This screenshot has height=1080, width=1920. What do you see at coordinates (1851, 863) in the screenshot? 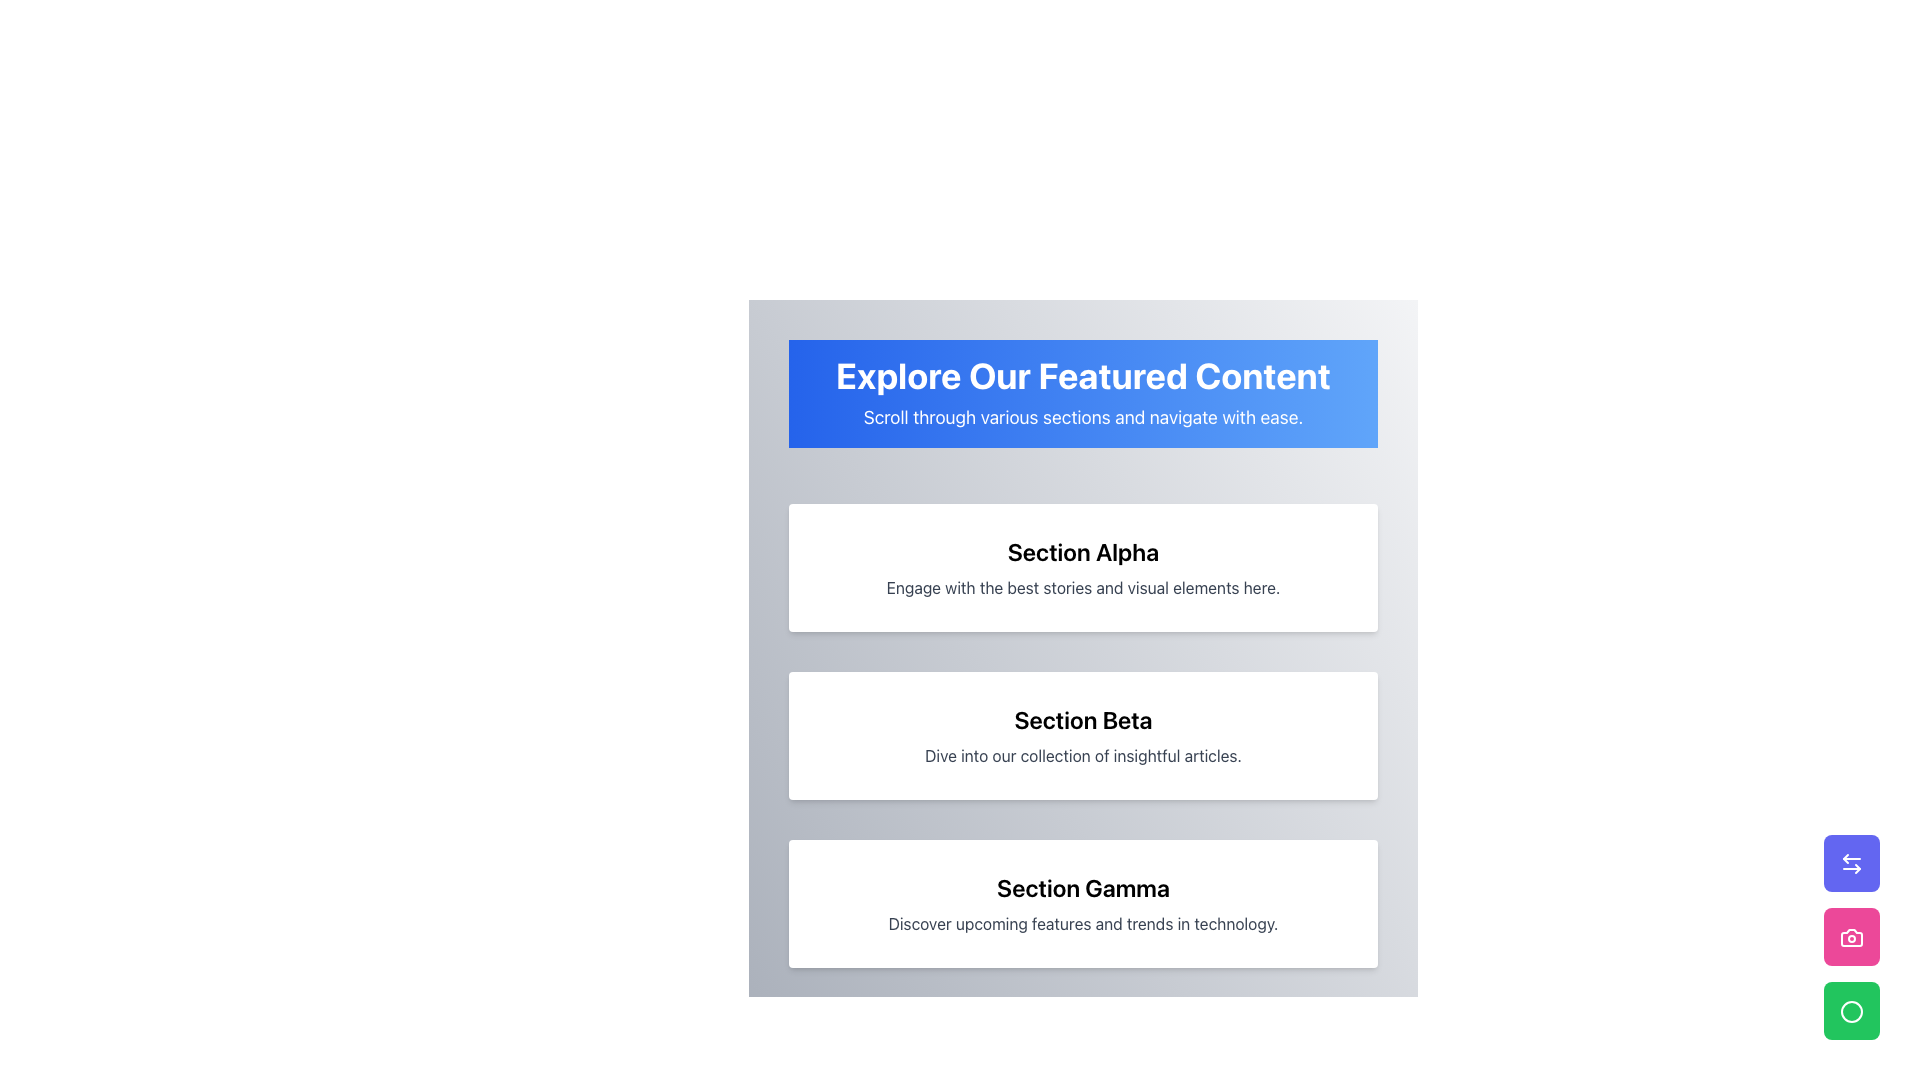
I see `the navigation icon located in the lower right corner of the interface, which is surrounded by a vibrant indigo button with rounded corners` at bounding box center [1851, 863].